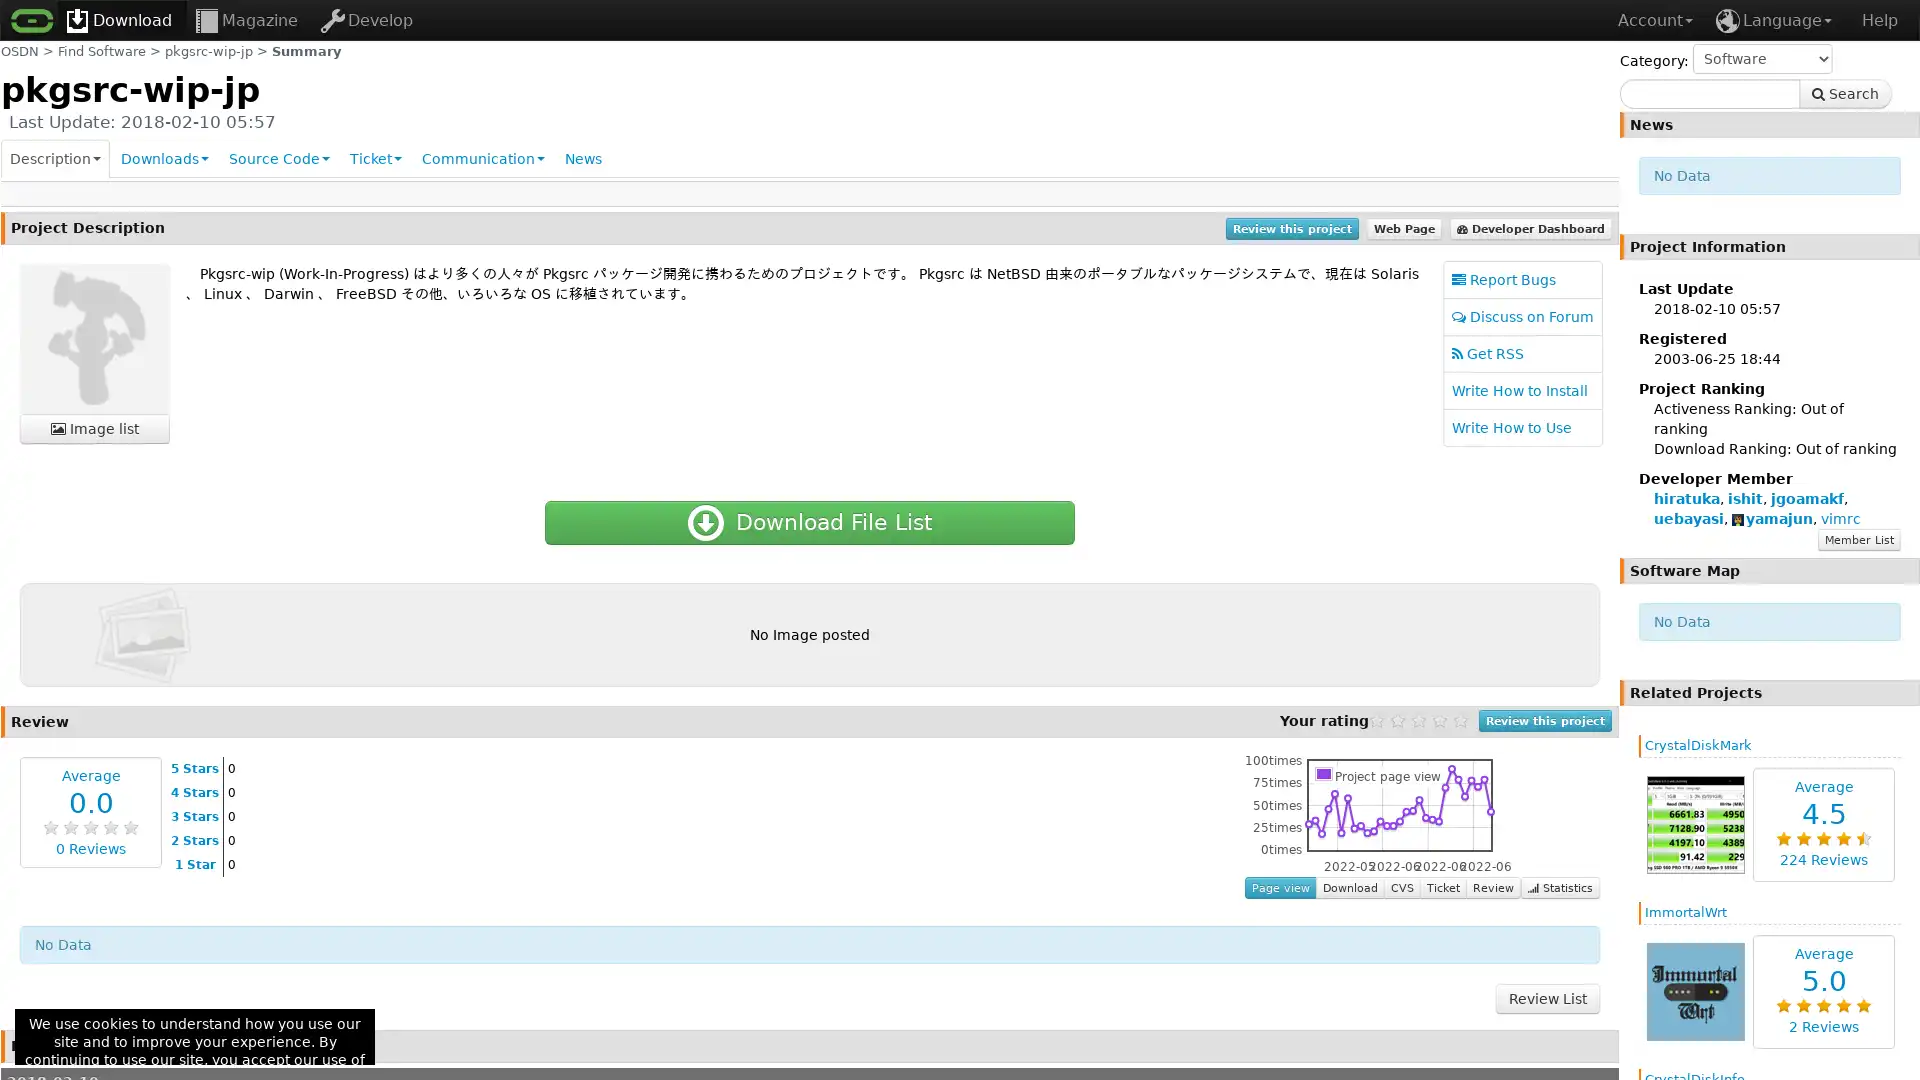 The image size is (1920, 1080). Describe the element at coordinates (1493, 886) in the screenshot. I see `Review` at that location.